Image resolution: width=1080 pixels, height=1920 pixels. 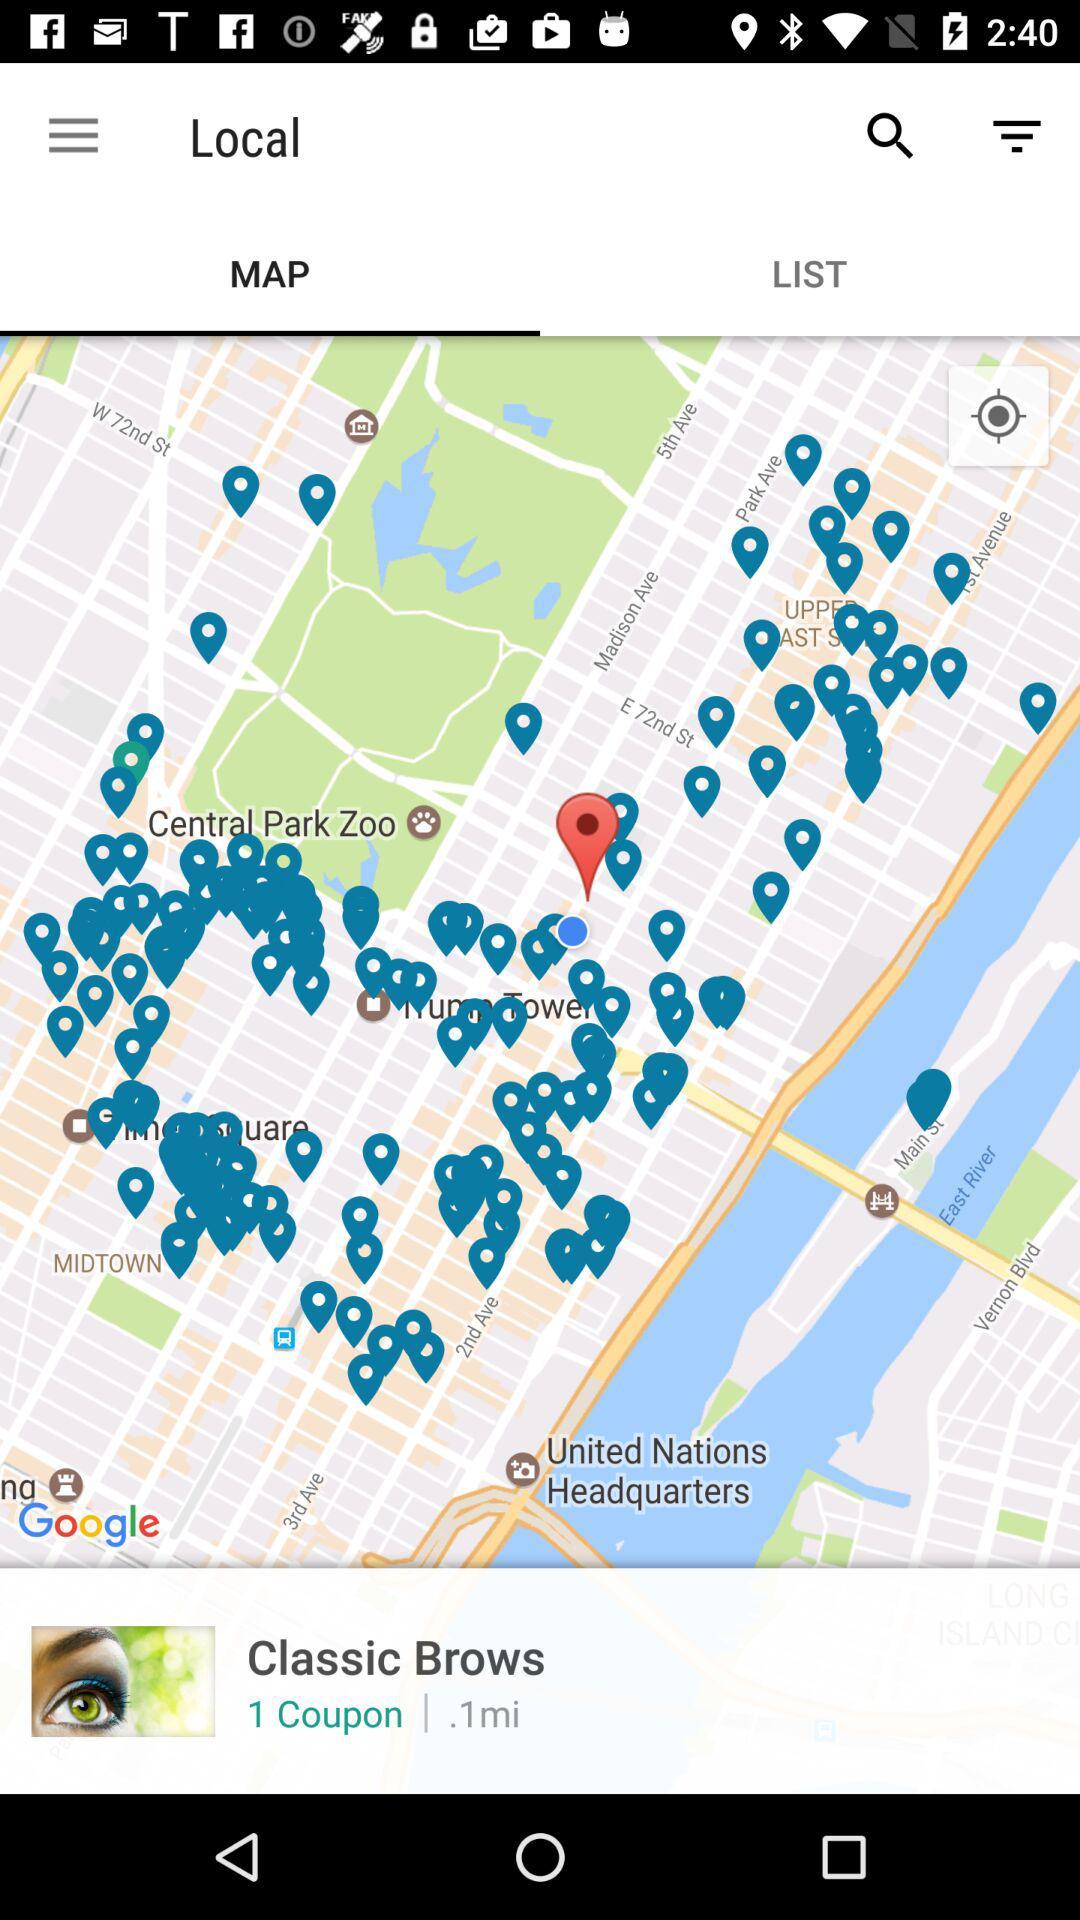 I want to click on the location_crosshair icon, so click(x=998, y=416).